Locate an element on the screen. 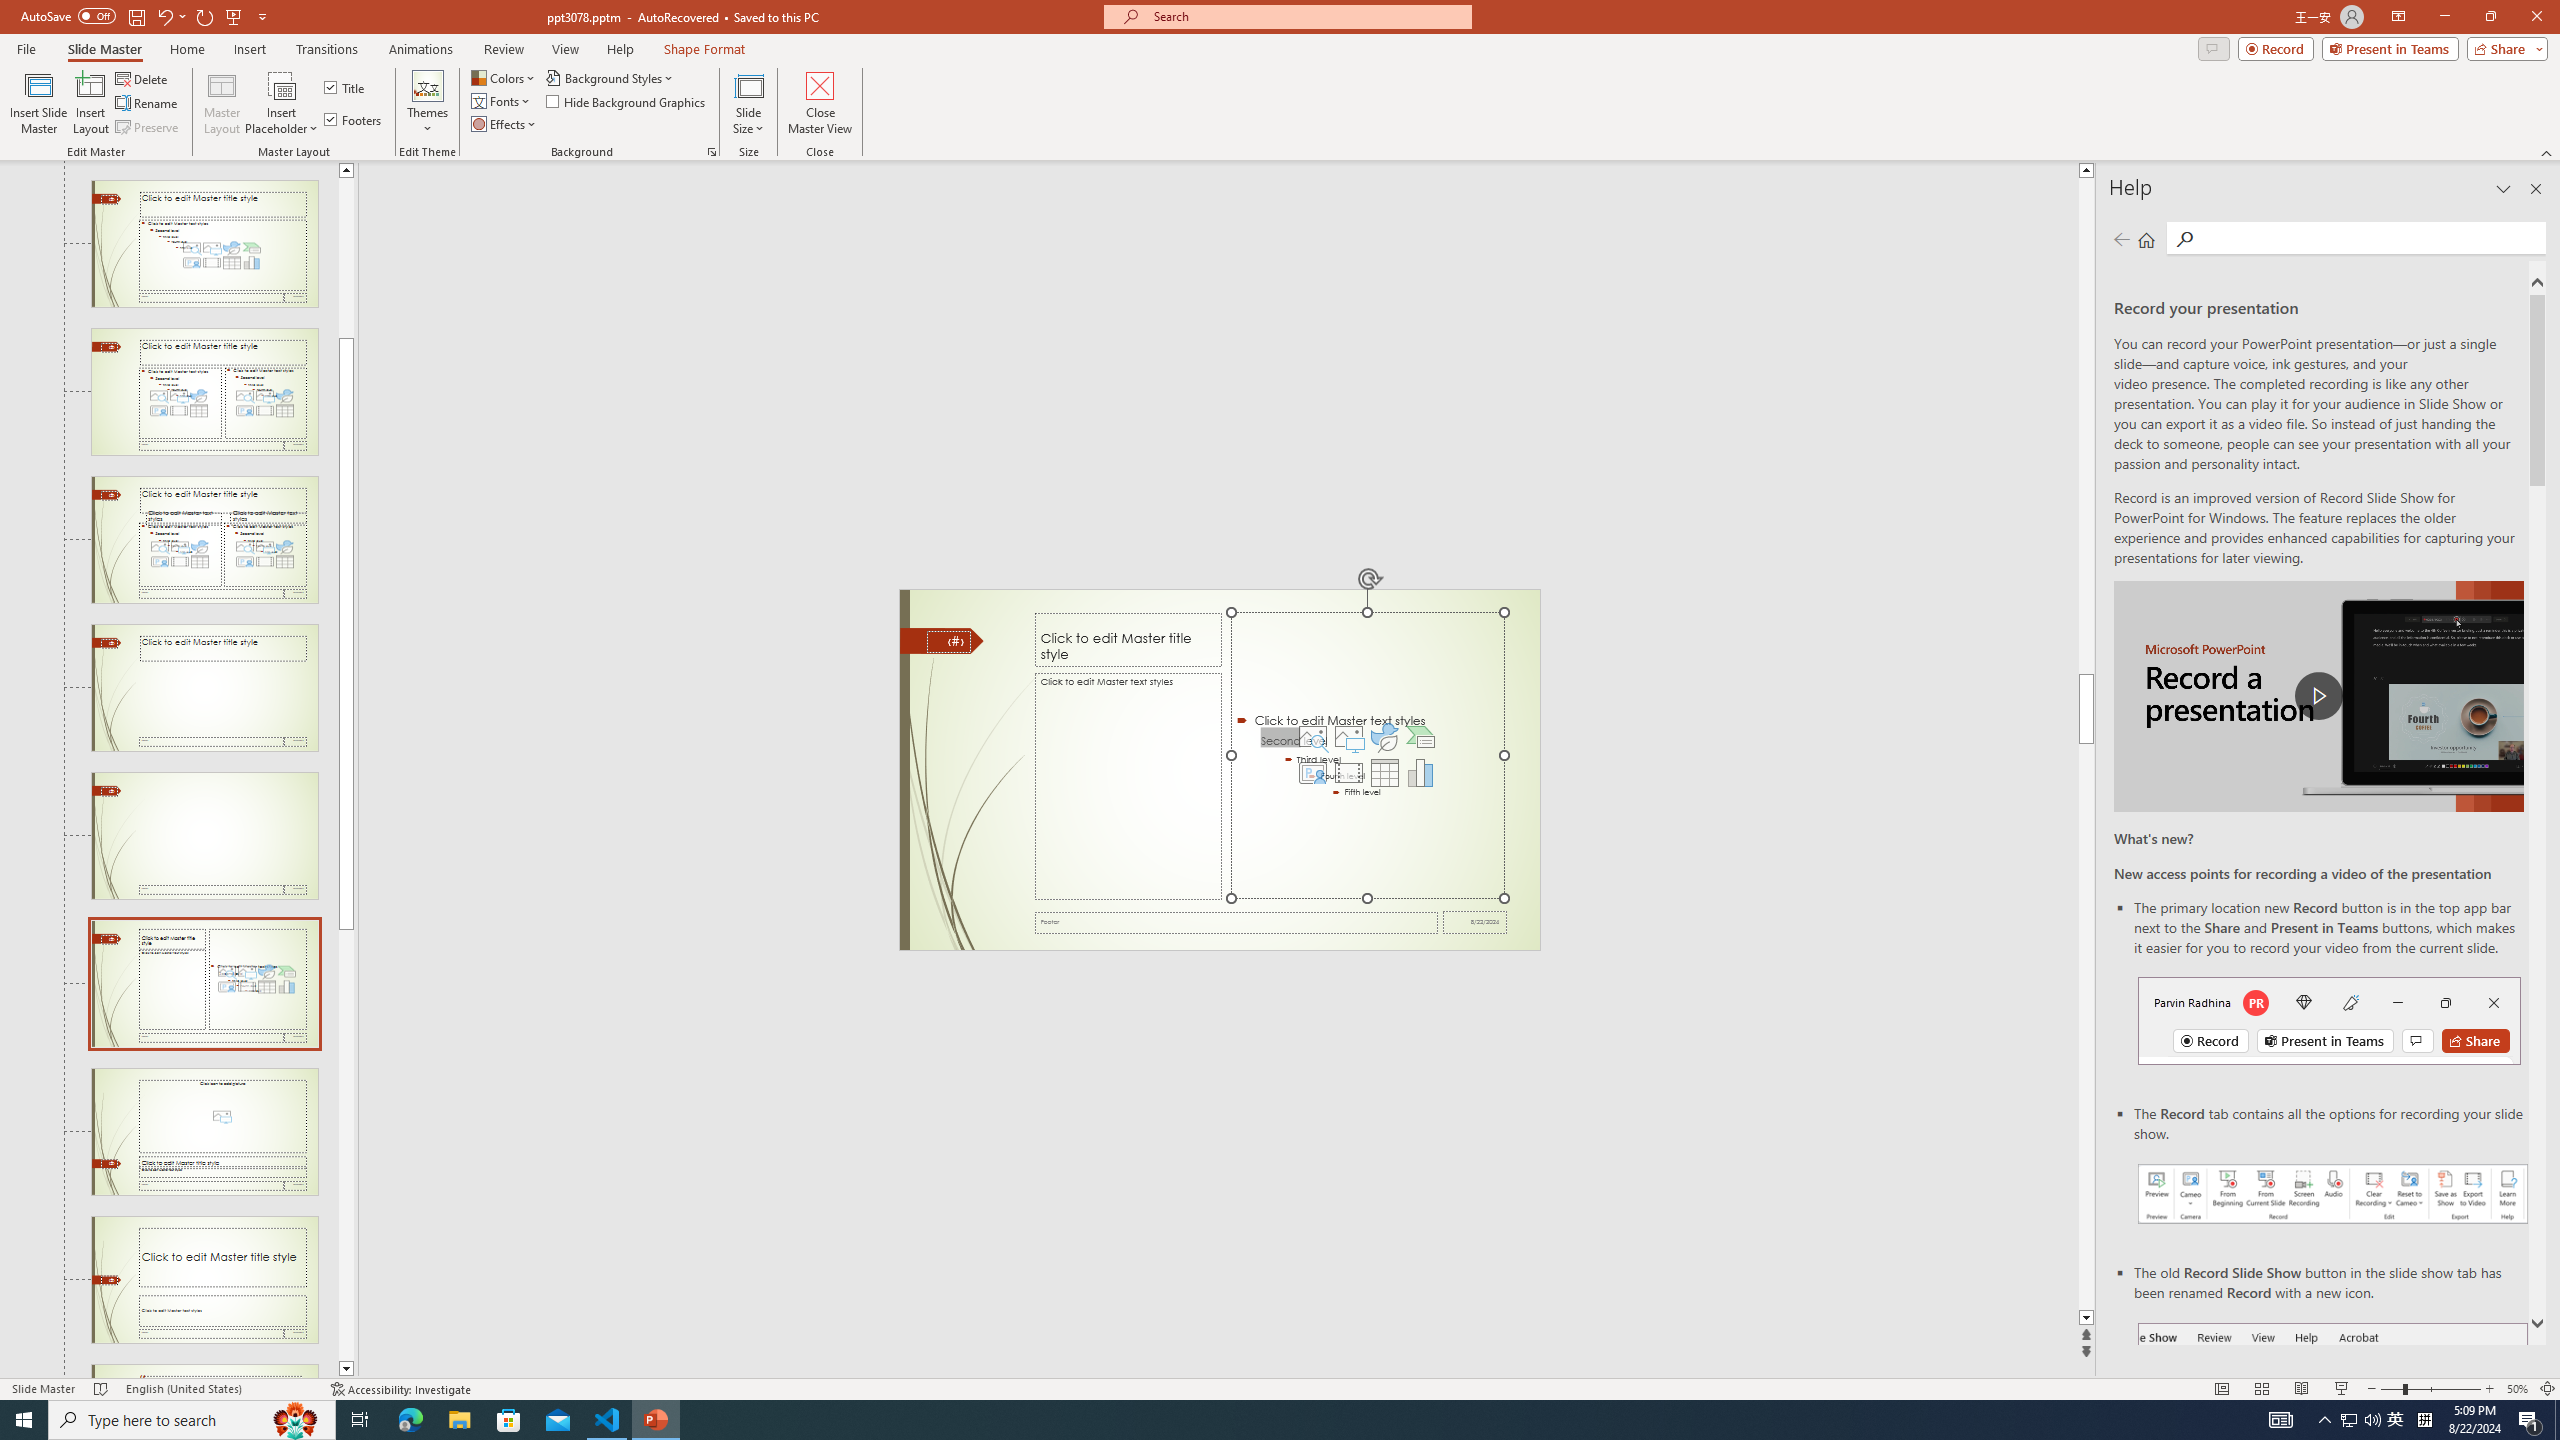 This screenshot has height=1440, width=2560. 'Line down' is located at coordinates (346, 1368).